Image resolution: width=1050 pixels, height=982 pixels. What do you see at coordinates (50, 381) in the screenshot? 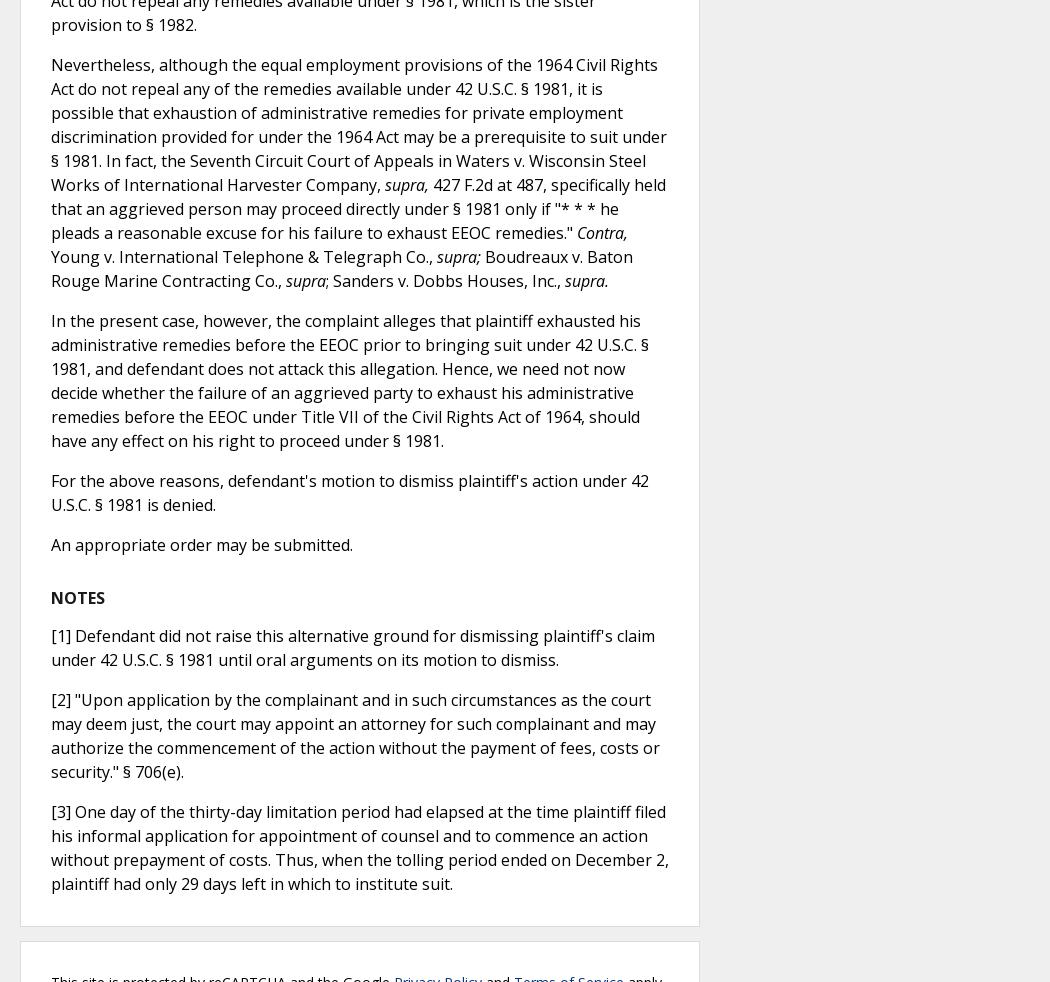
I see `'In the present case, however, the complaint alleges that plaintiff exhausted his administrative remedies before the EEOC prior to bringing suit under 42 U.S.C. § 1981, and defendant does not attack this allegation. Hence, we need not now decide whether the failure of an aggrieved party to exhaust his administrative remedies before the EEOC under Title VII of the Civil Rights Act of 1964, should have any effect on his right to proceed under § 1981.'` at bounding box center [50, 381].